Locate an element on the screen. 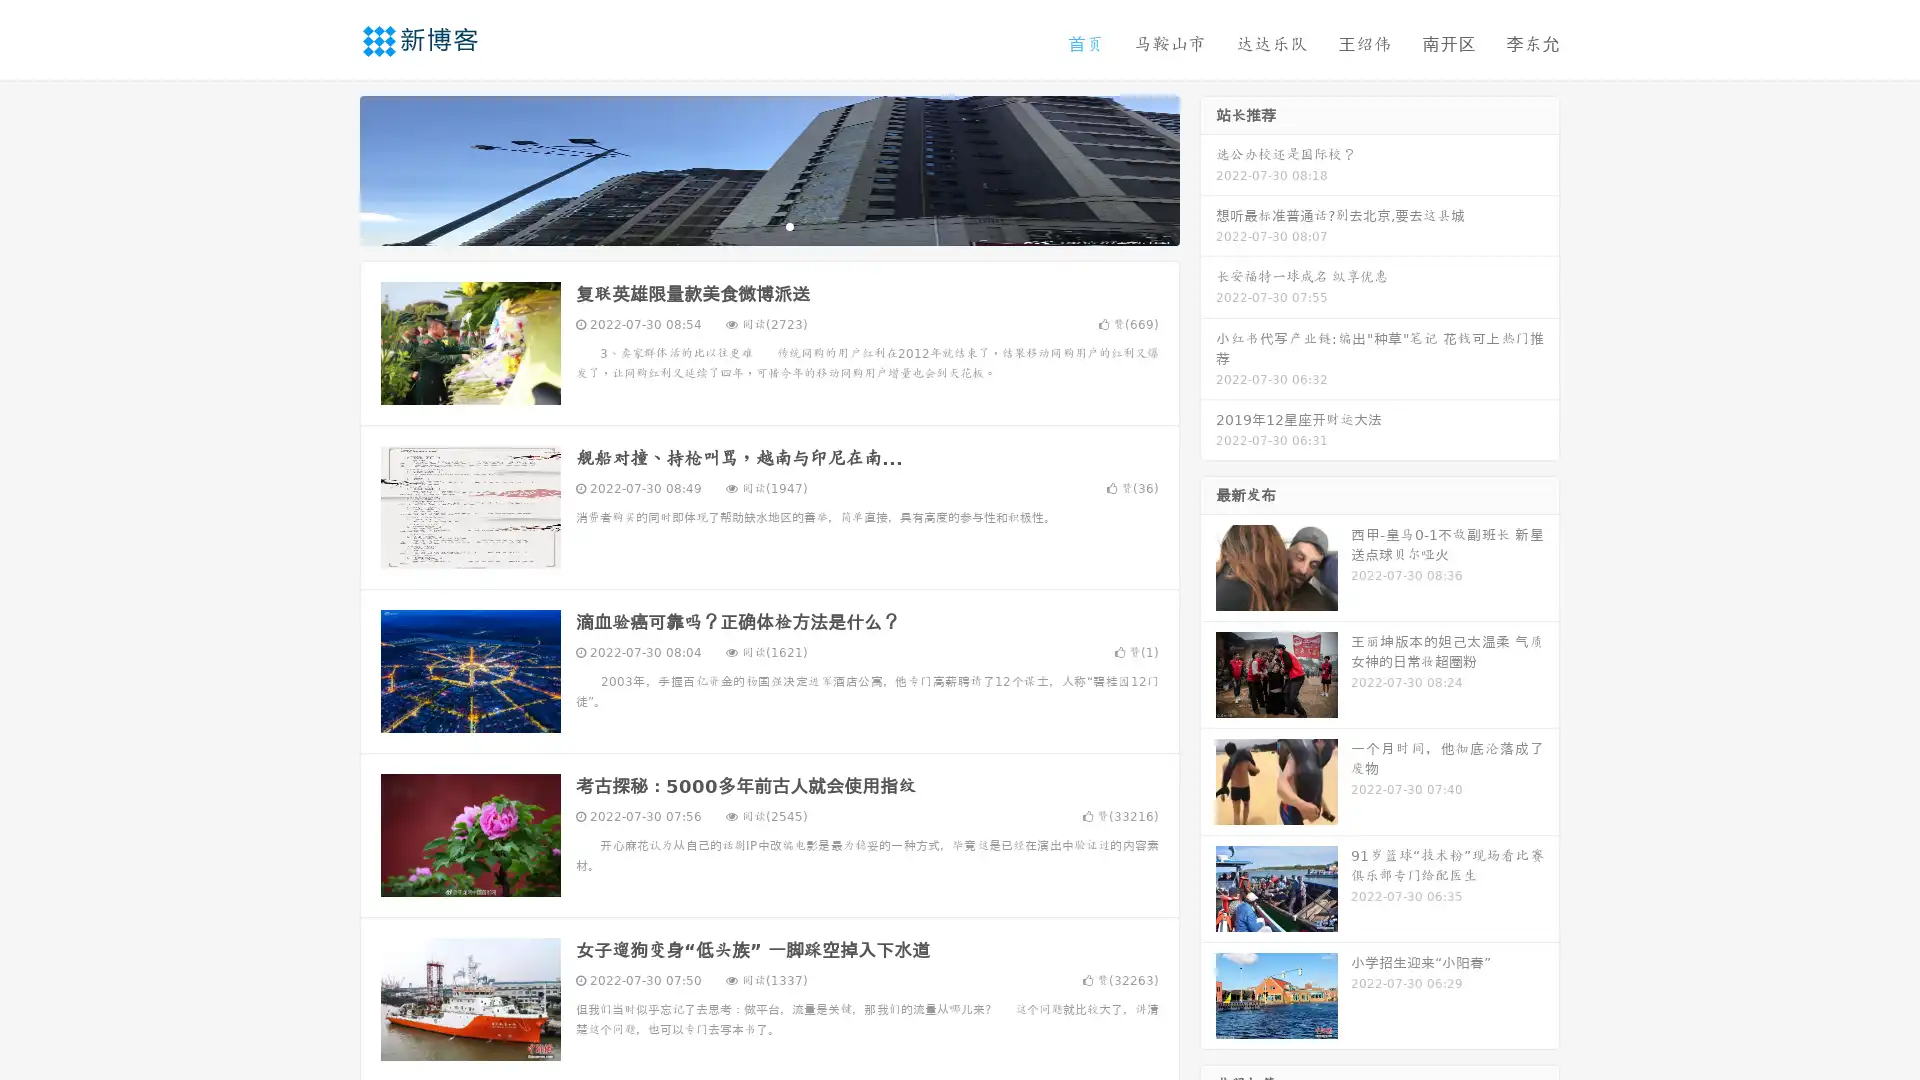 Image resolution: width=1920 pixels, height=1080 pixels. Previous slide is located at coordinates (330, 168).